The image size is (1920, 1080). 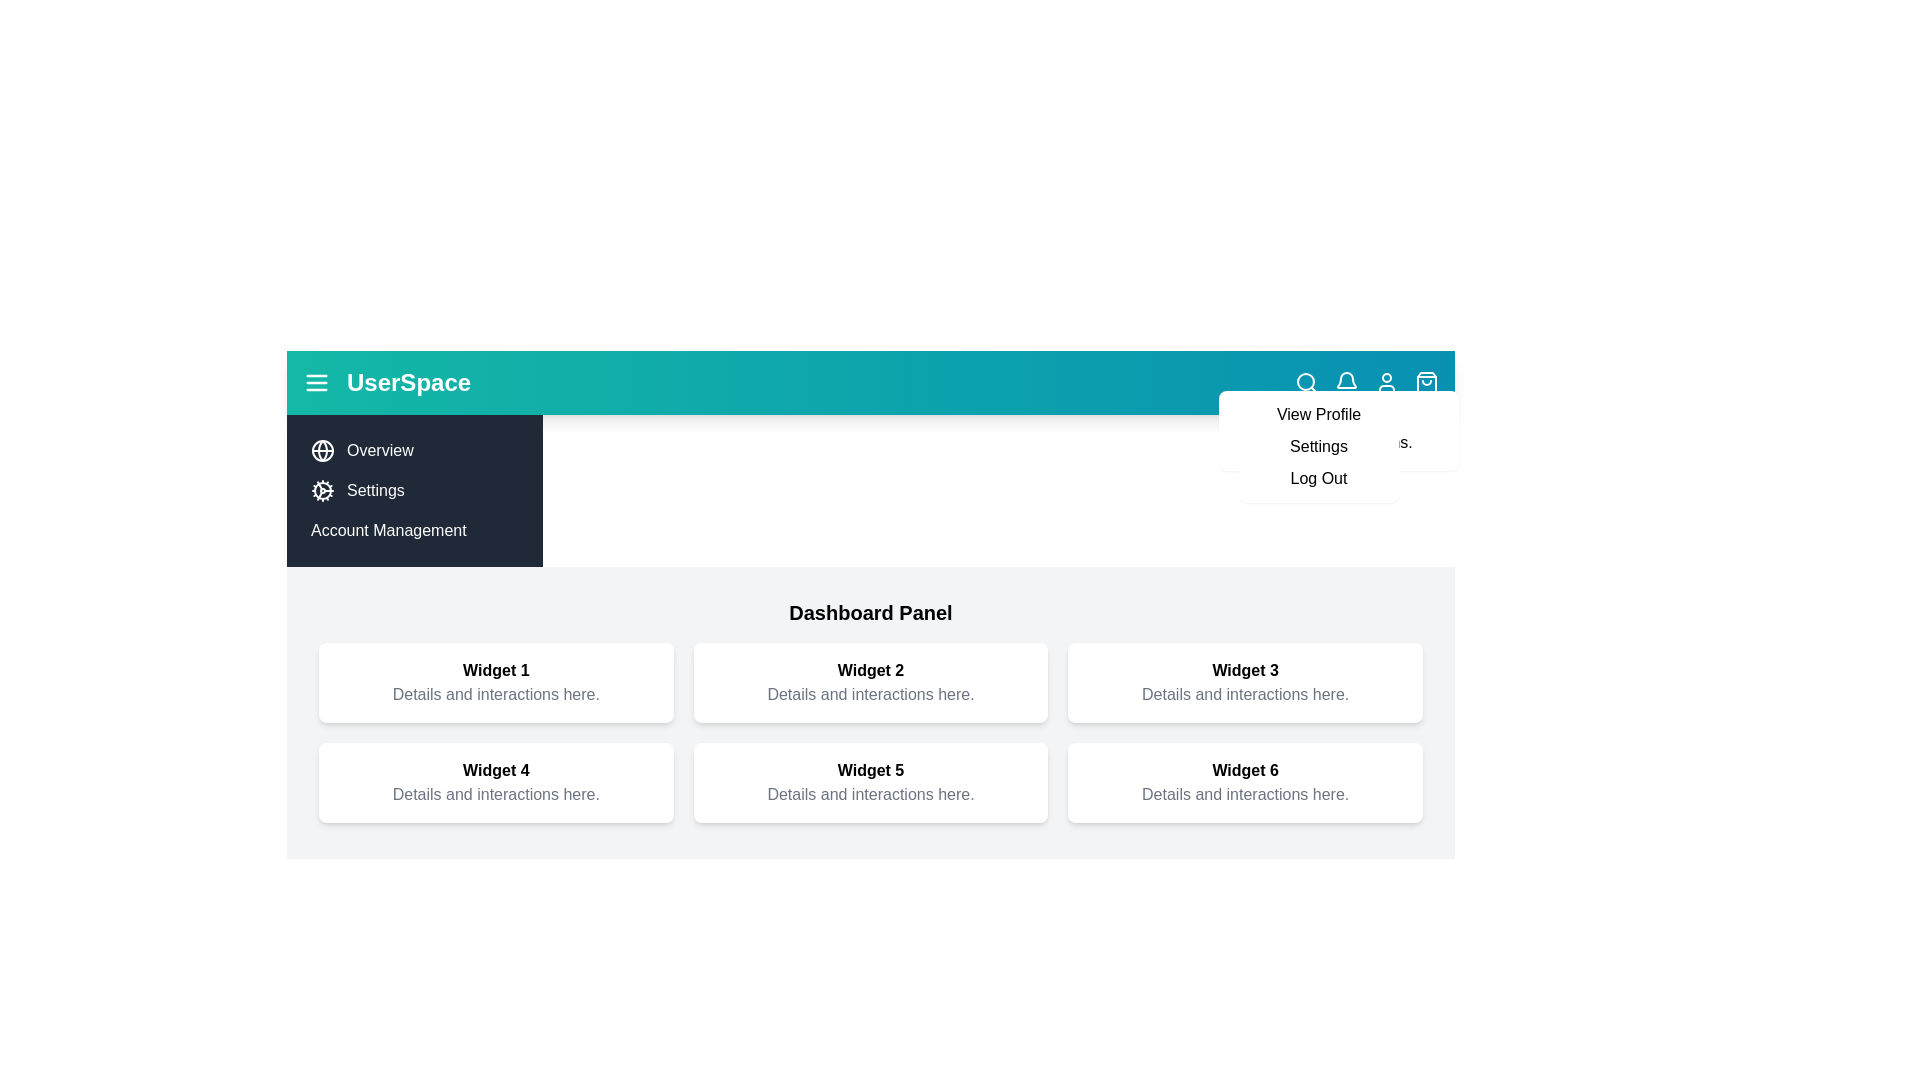 I want to click on label of the text label displaying 'Widget 6' located in the lower-right corner of the dashboard panel, so click(x=1244, y=770).